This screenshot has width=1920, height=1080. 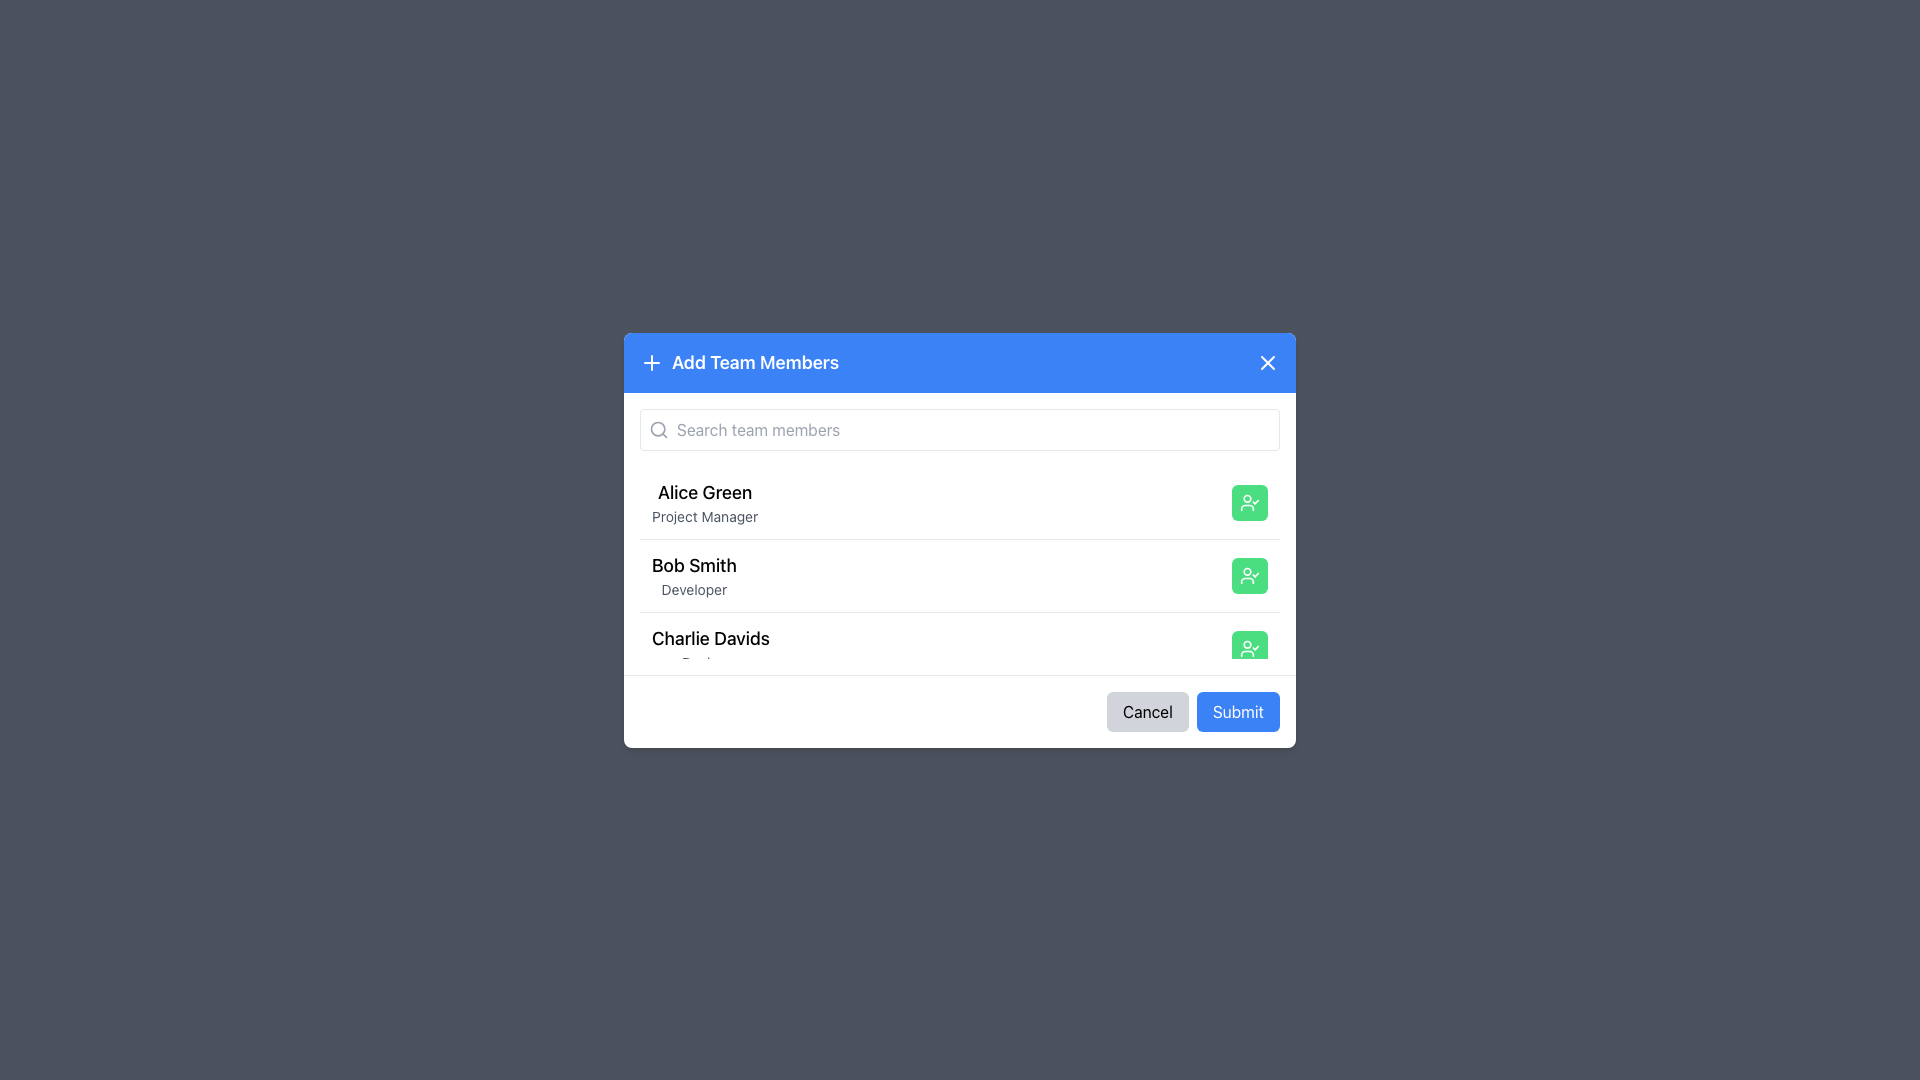 What do you see at coordinates (694, 564) in the screenshot?
I see `the interactive text label displaying the name 'Bob Smith' which is positioned above the 'Developer' label in the user list` at bounding box center [694, 564].